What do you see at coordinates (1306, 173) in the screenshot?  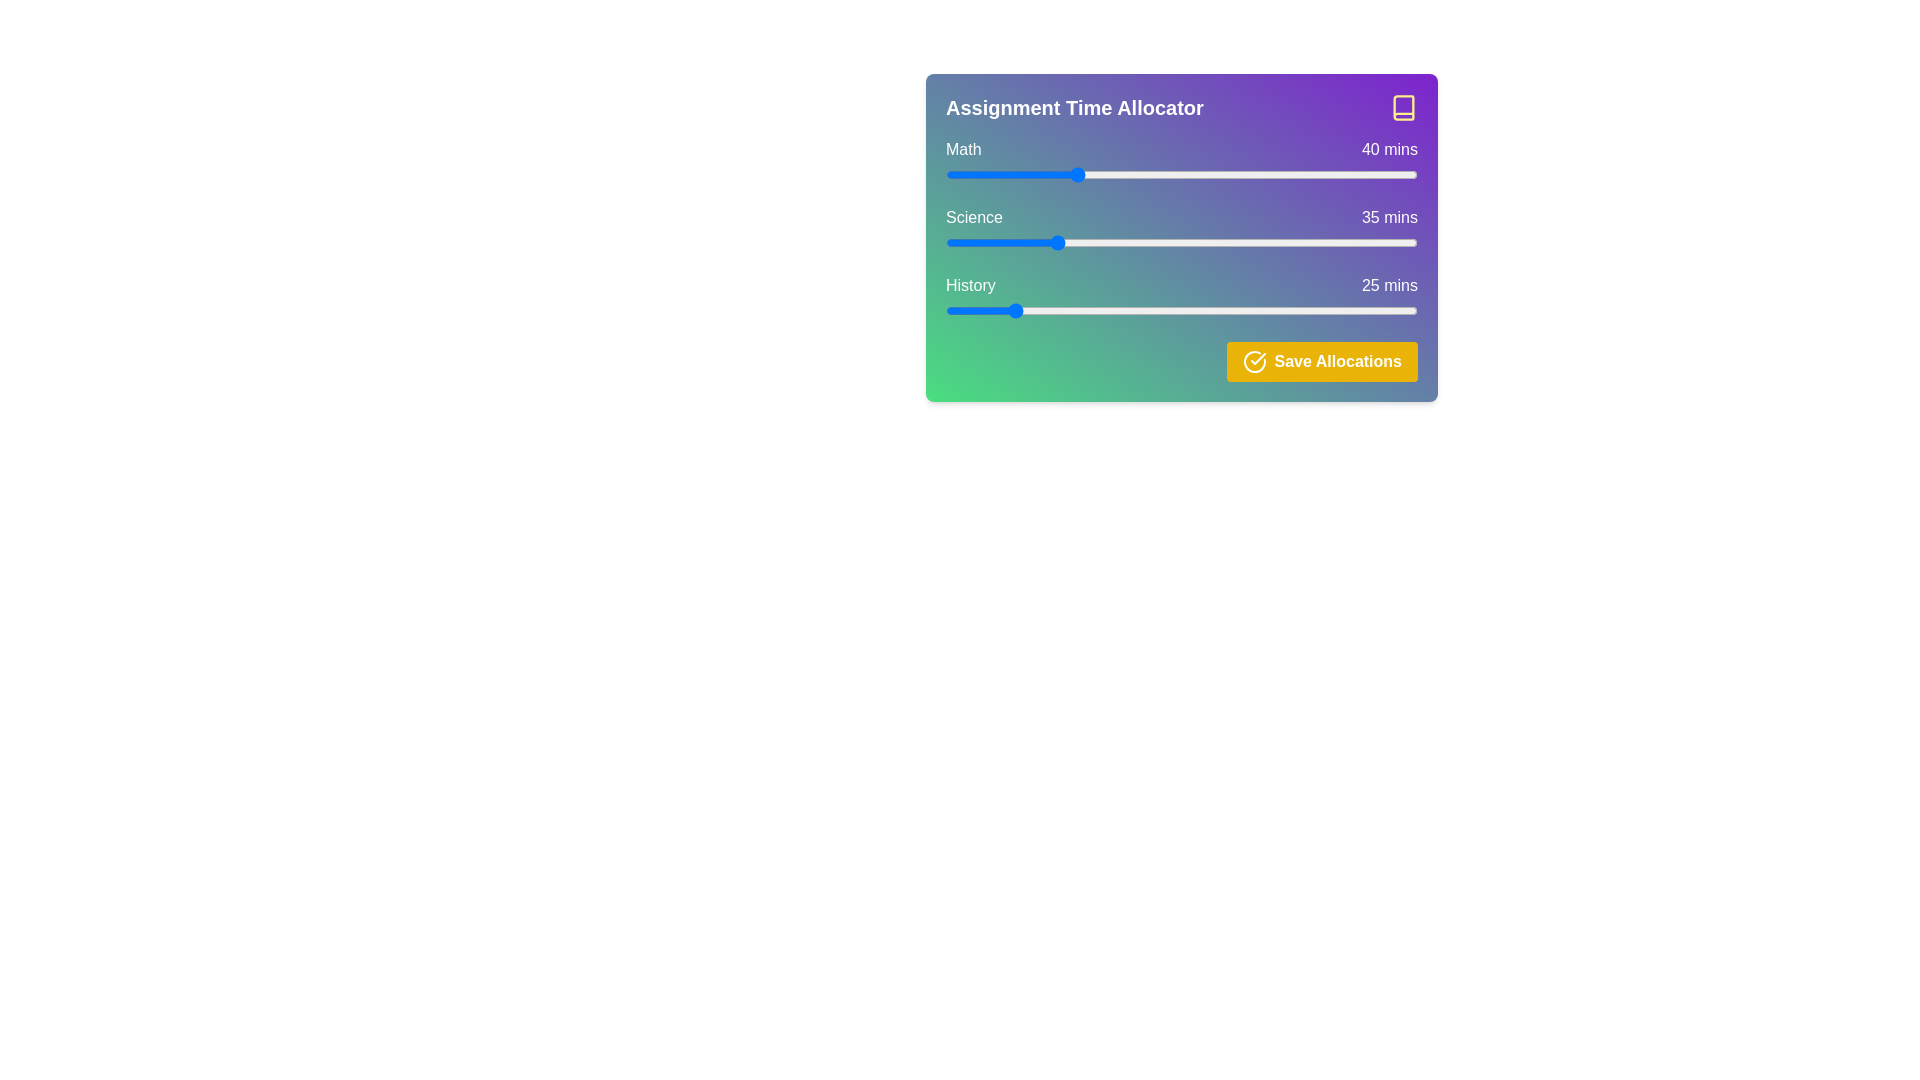 I see `the slider for 'Math'` at bounding box center [1306, 173].